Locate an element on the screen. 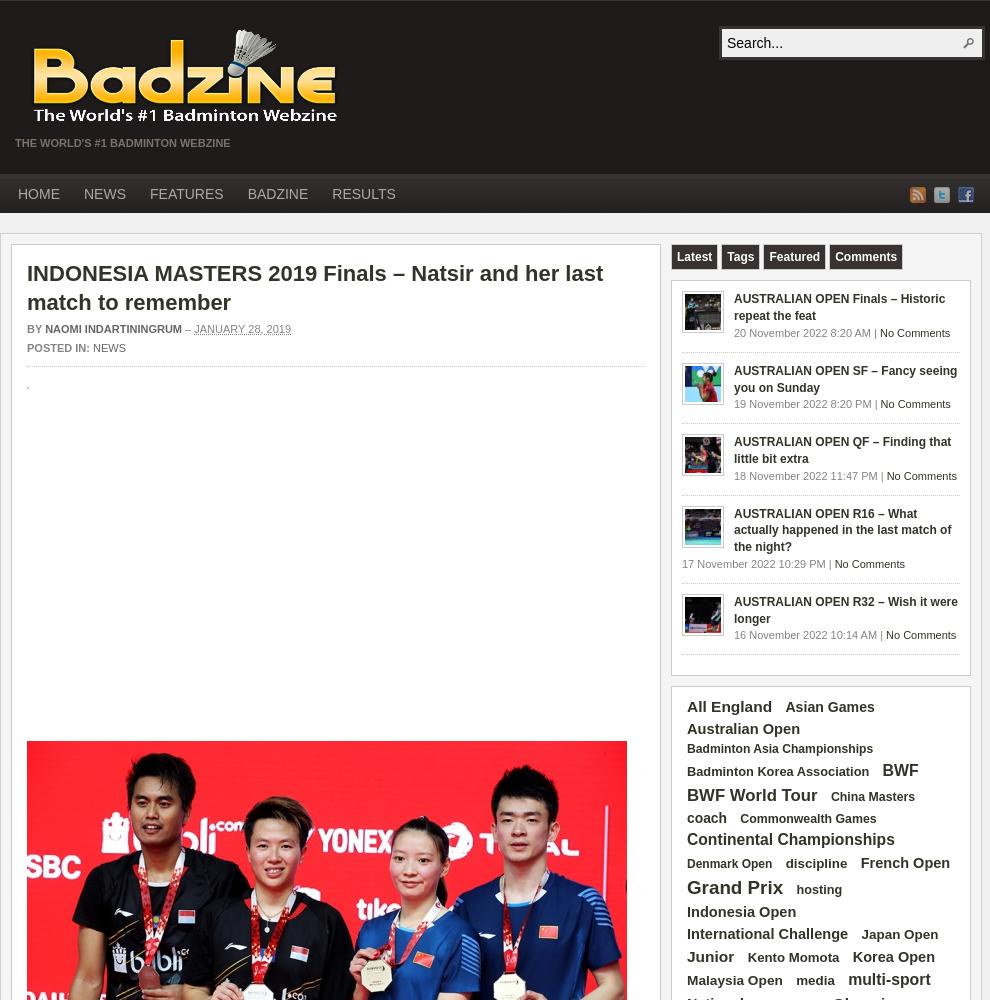 This screenshot has height=1000, width=990. 'International Challenge' is located at coordinates (686, 934).